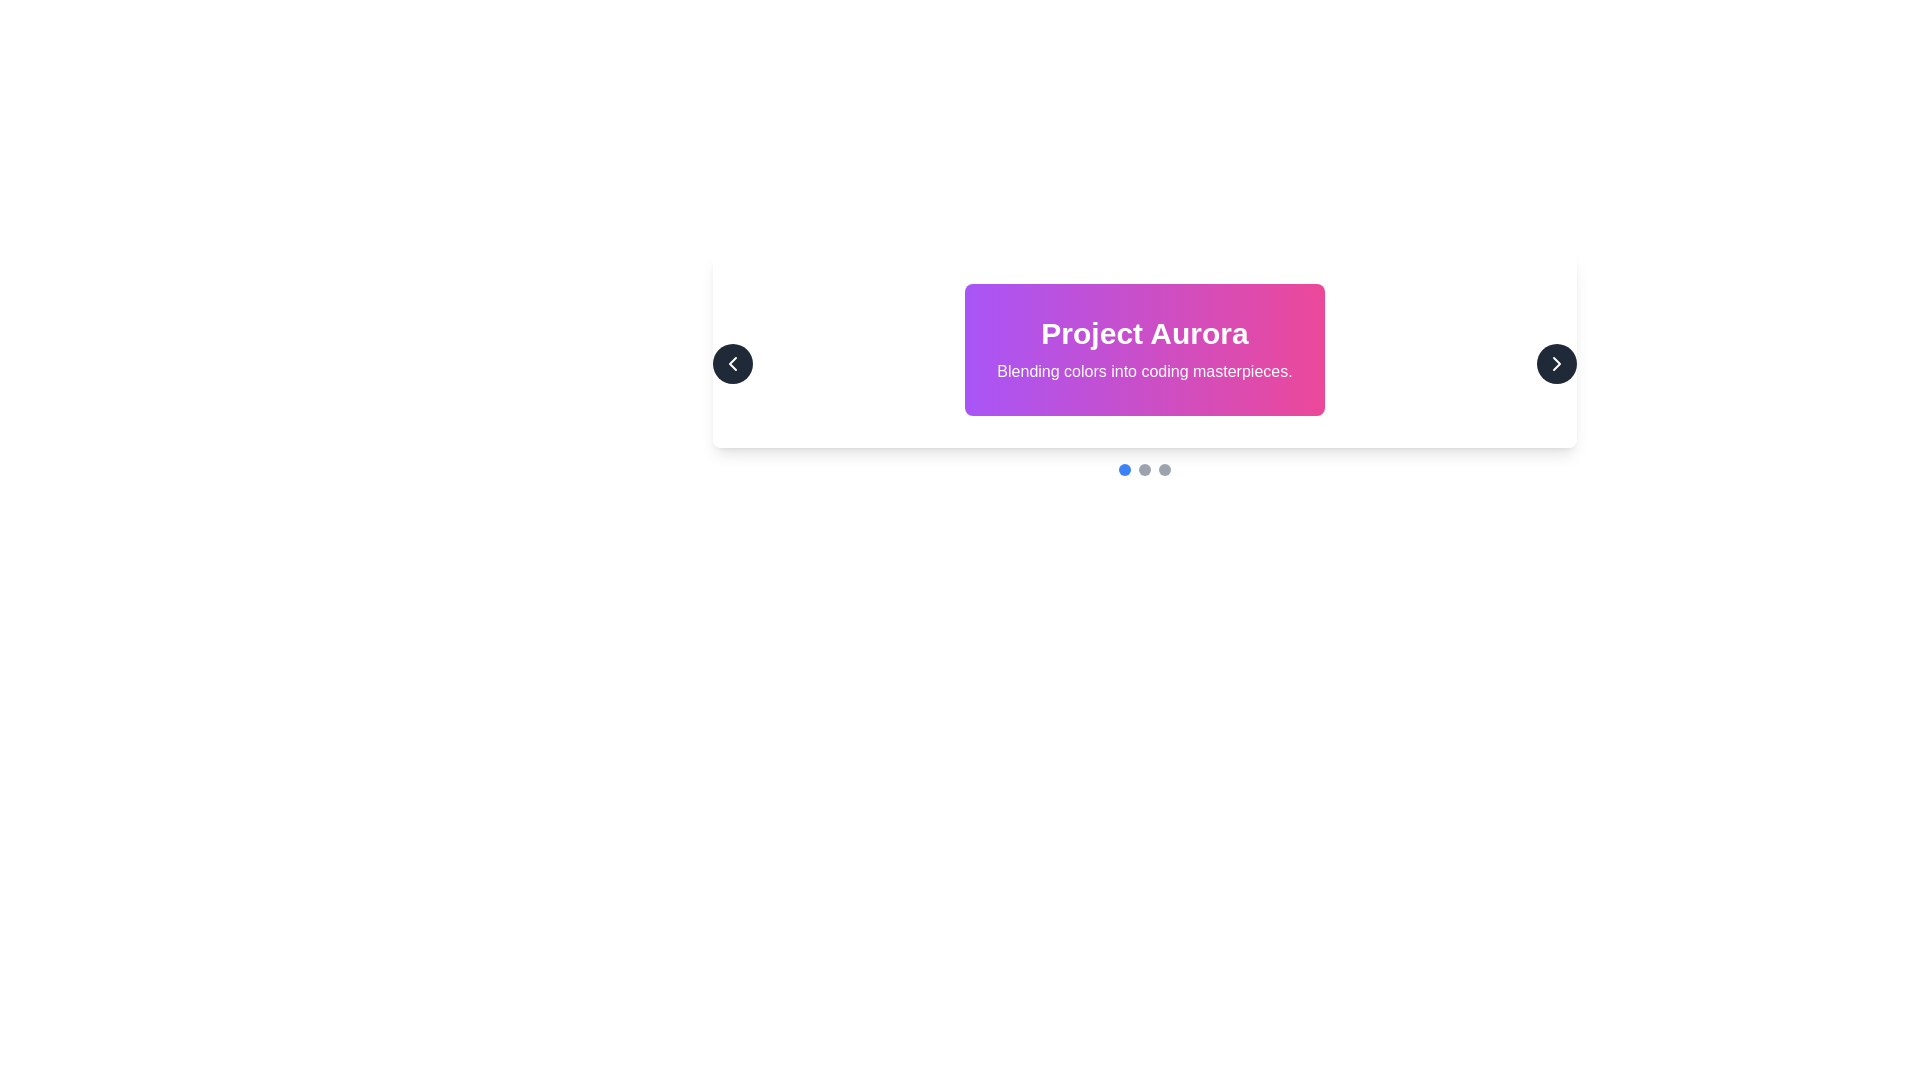  What do you see at coordinates (1165, 470) in the screenshot?
I see `the third gray circular dot, which is the Interactive indicator dot located below the central content area` at bounding box center [1165, 470].